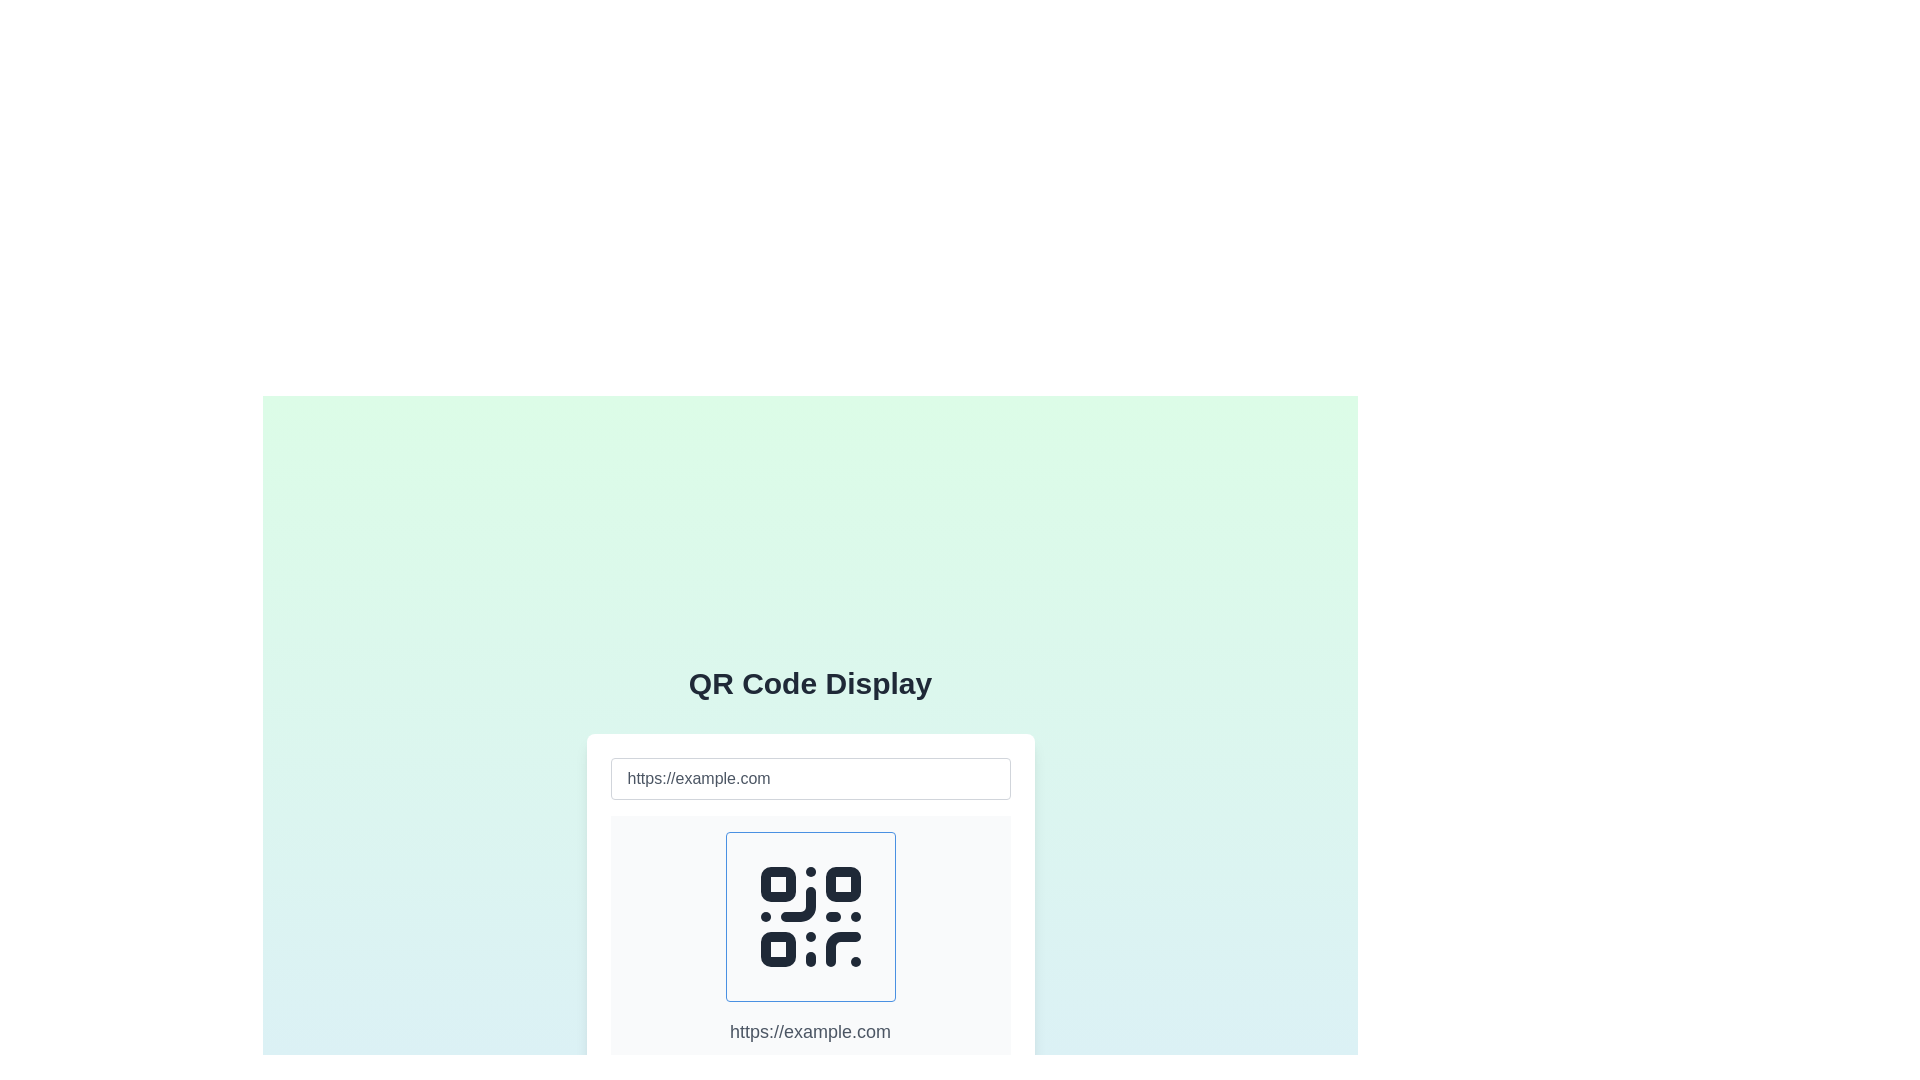 This screenshot has width=1920, height=1080. What do you see at coordinates (776, 947) in the screenshot?
I see `the square block in the bottom-left quadrant of the QR code structure that contributes to the encoding of data` at bounding box center [776, 947].